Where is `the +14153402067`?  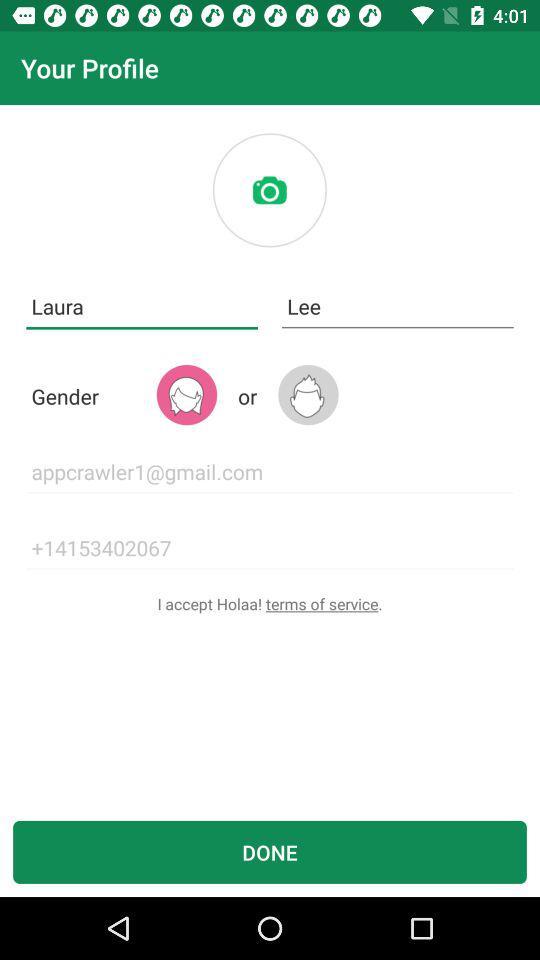 the +14153402067 is located at coordinates (270, 548).